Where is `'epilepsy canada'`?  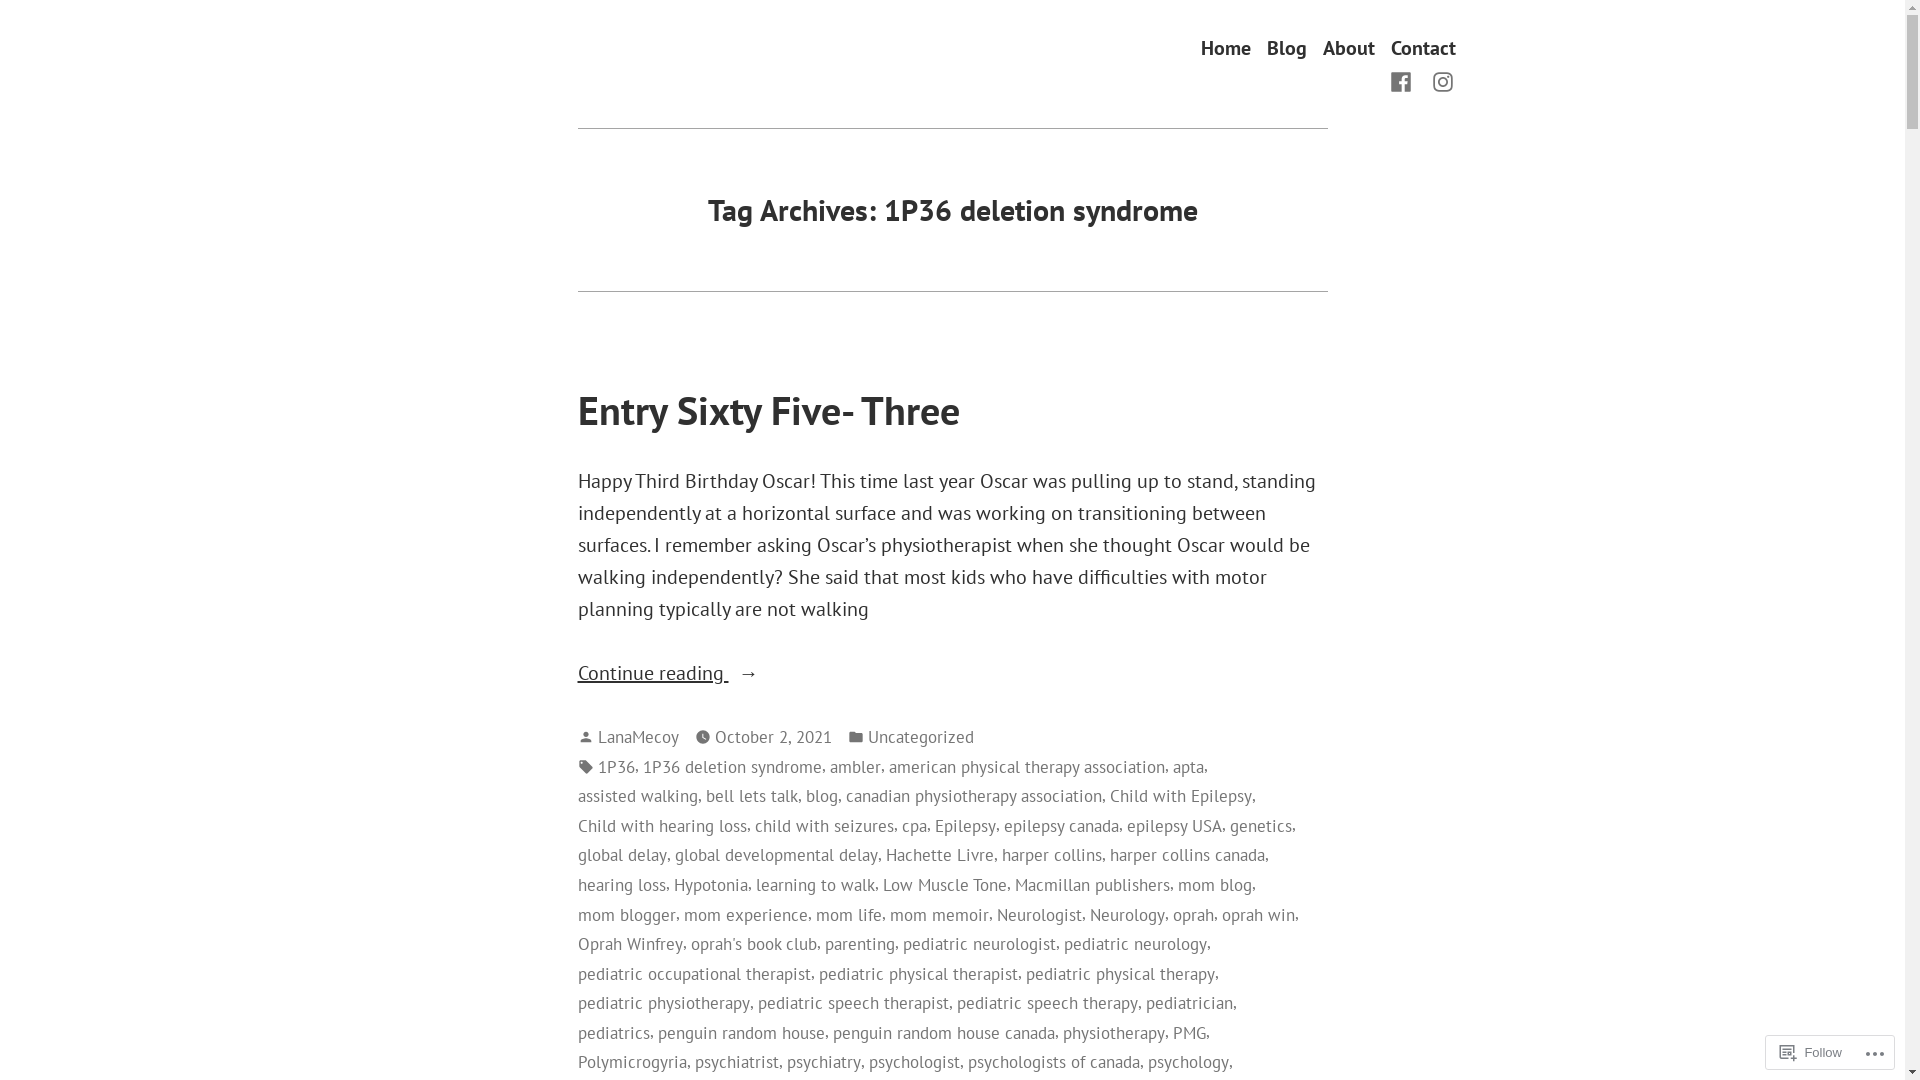 'epilepsy canada' is located at coordinates (1060, 825).